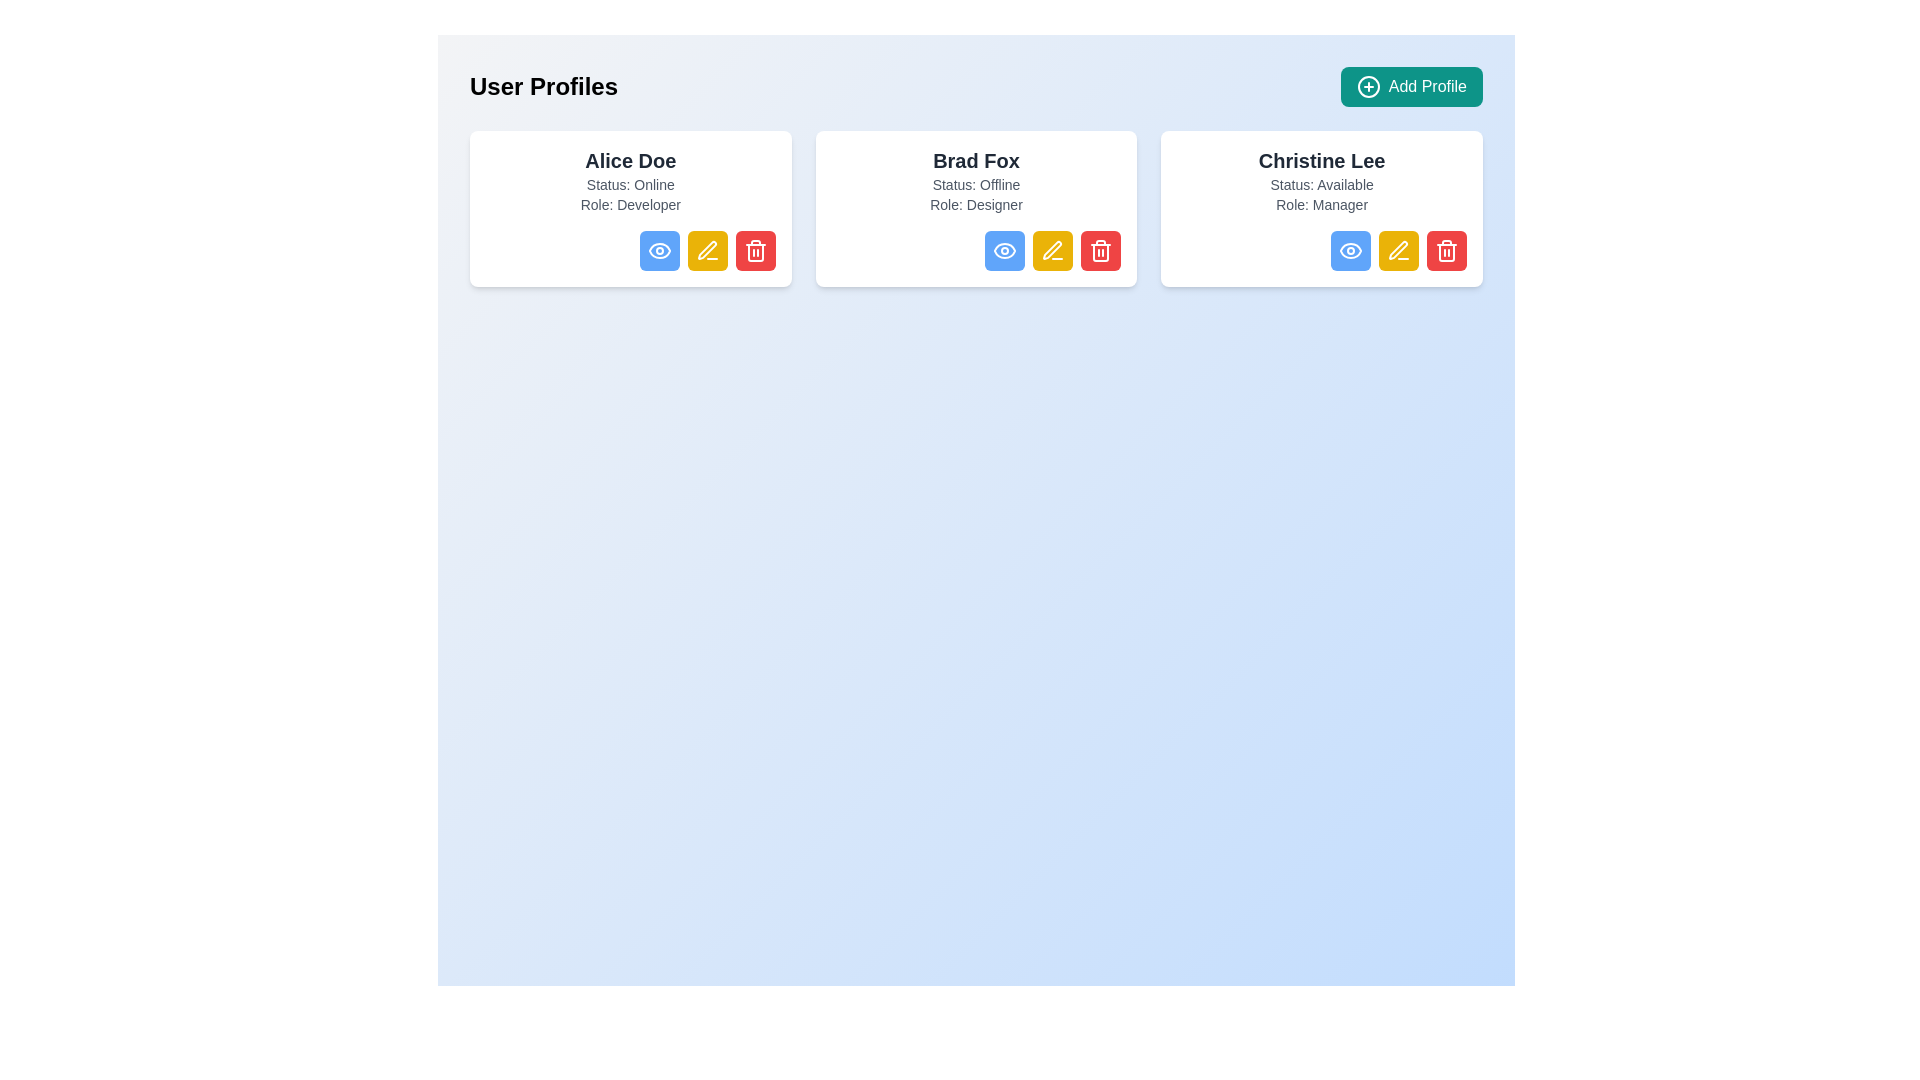 The width and height of the screenshot is (1920, 1080). Describe the element at coordinates (1446, 252) in the screenshot. I see `the trash can icon button located within the card for 'Christine Lee'` at that location.